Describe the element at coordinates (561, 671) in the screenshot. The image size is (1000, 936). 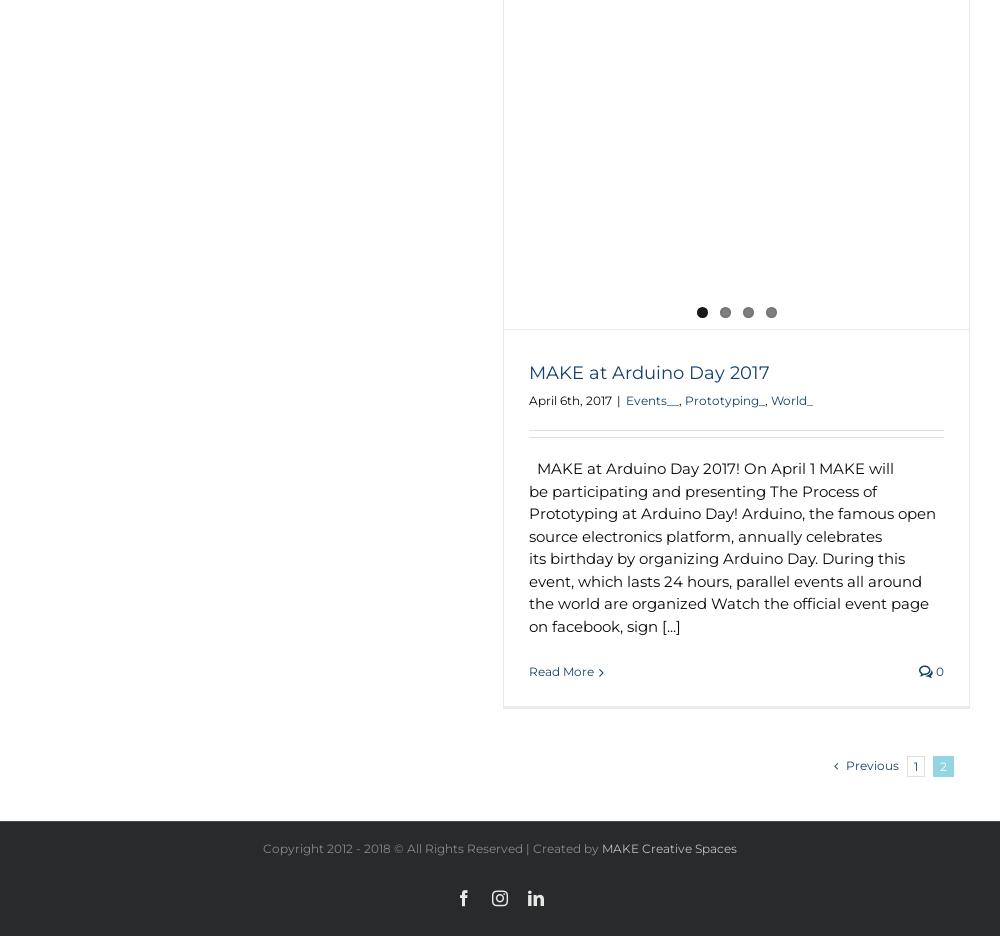
I see `'Read More'` at that location.